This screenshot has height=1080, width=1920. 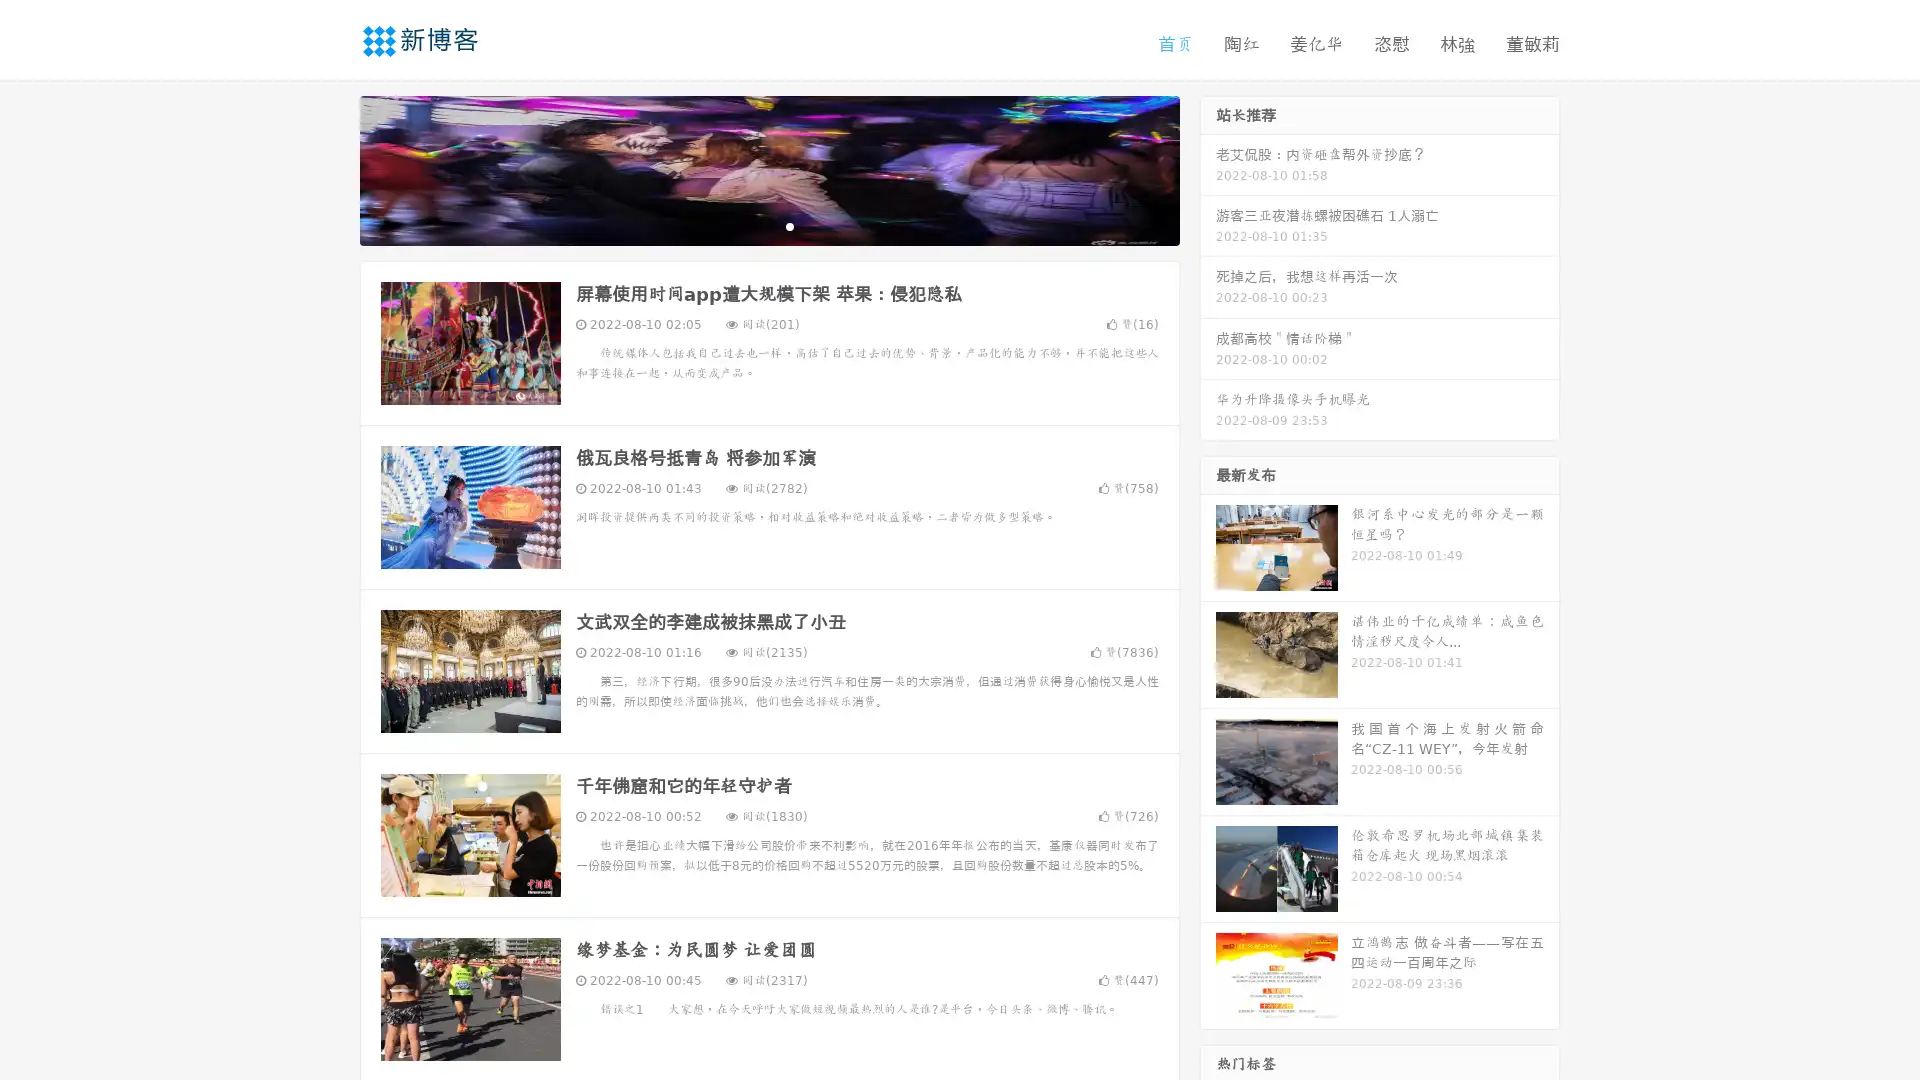 I want to click on Go to slide 1, so click(x=748, y=225).